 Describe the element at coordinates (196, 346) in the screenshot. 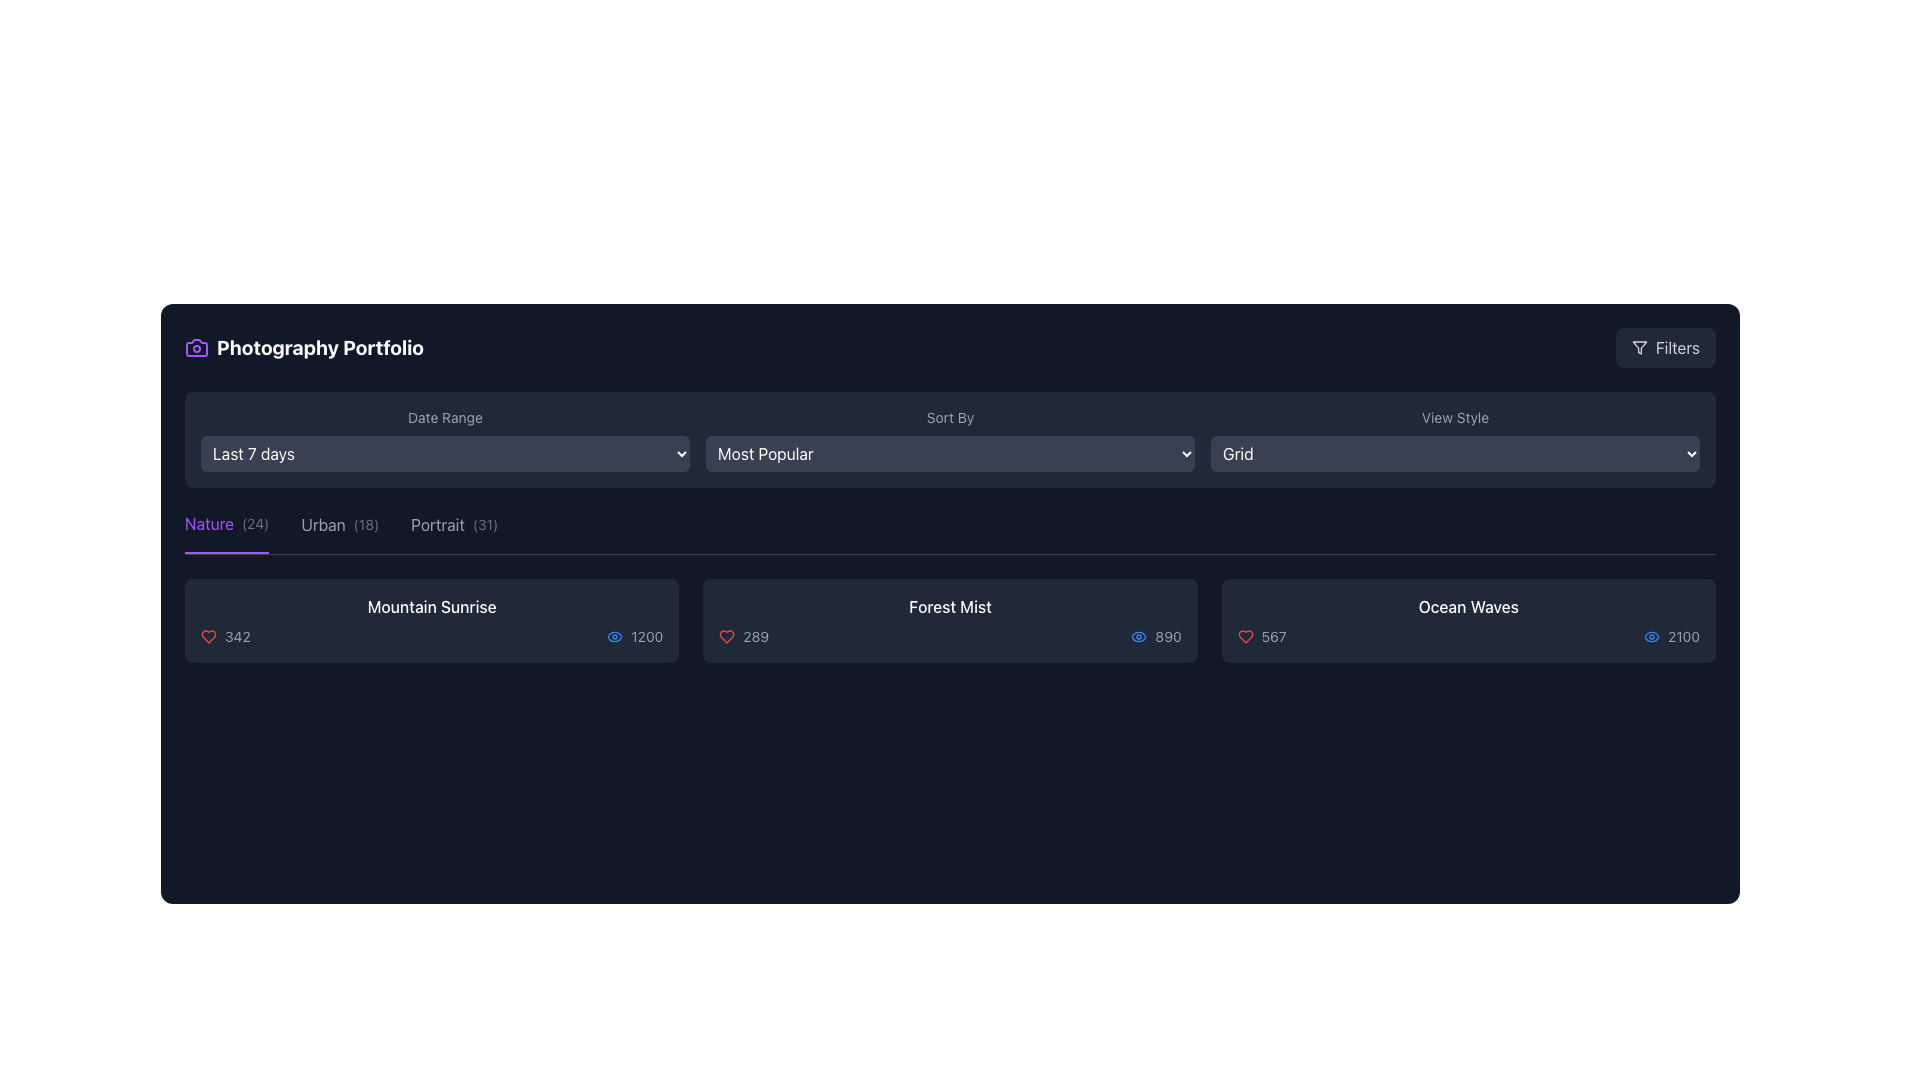

I see `the camera-shaped icon located in the top-left corner of the interface, adjacent to the 'Photography Portfolio' text label` at that location.